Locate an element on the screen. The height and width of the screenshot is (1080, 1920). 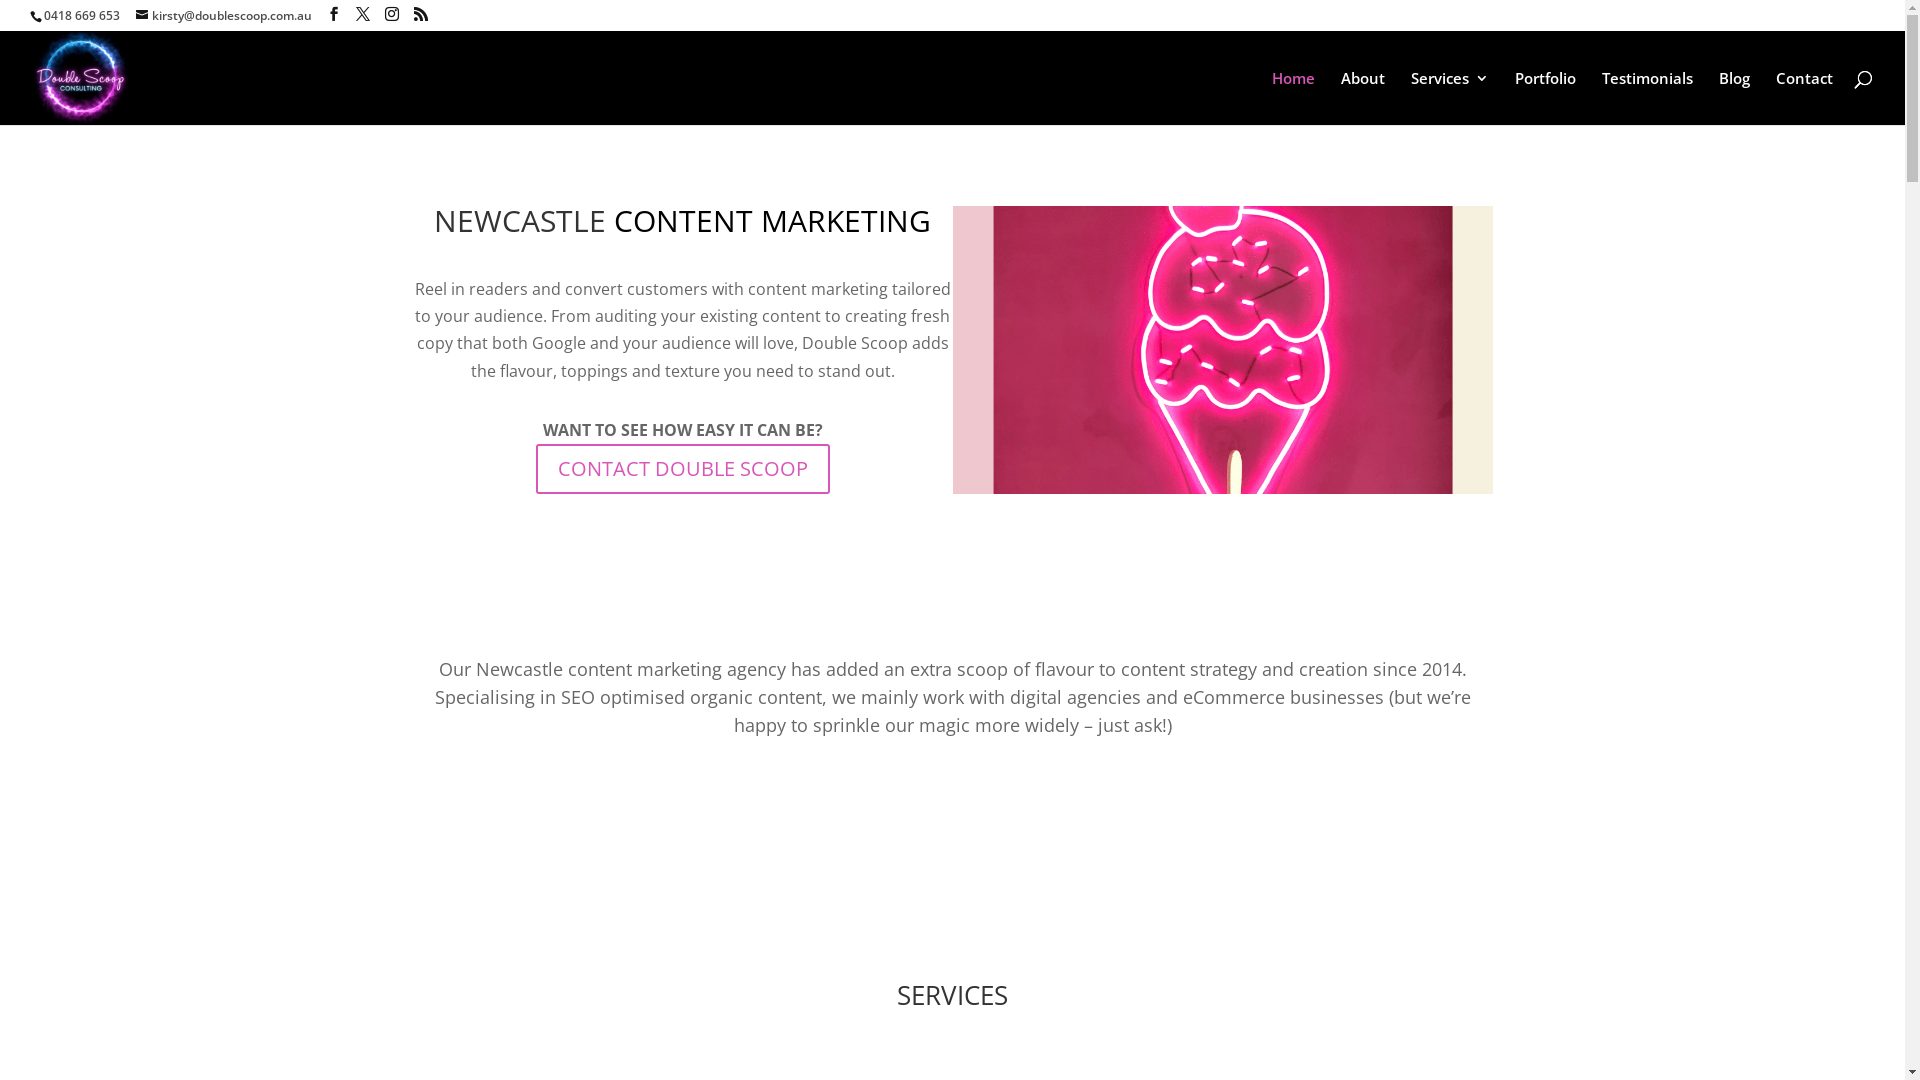
'Portfolio' is located at coordinates (1544, 97).